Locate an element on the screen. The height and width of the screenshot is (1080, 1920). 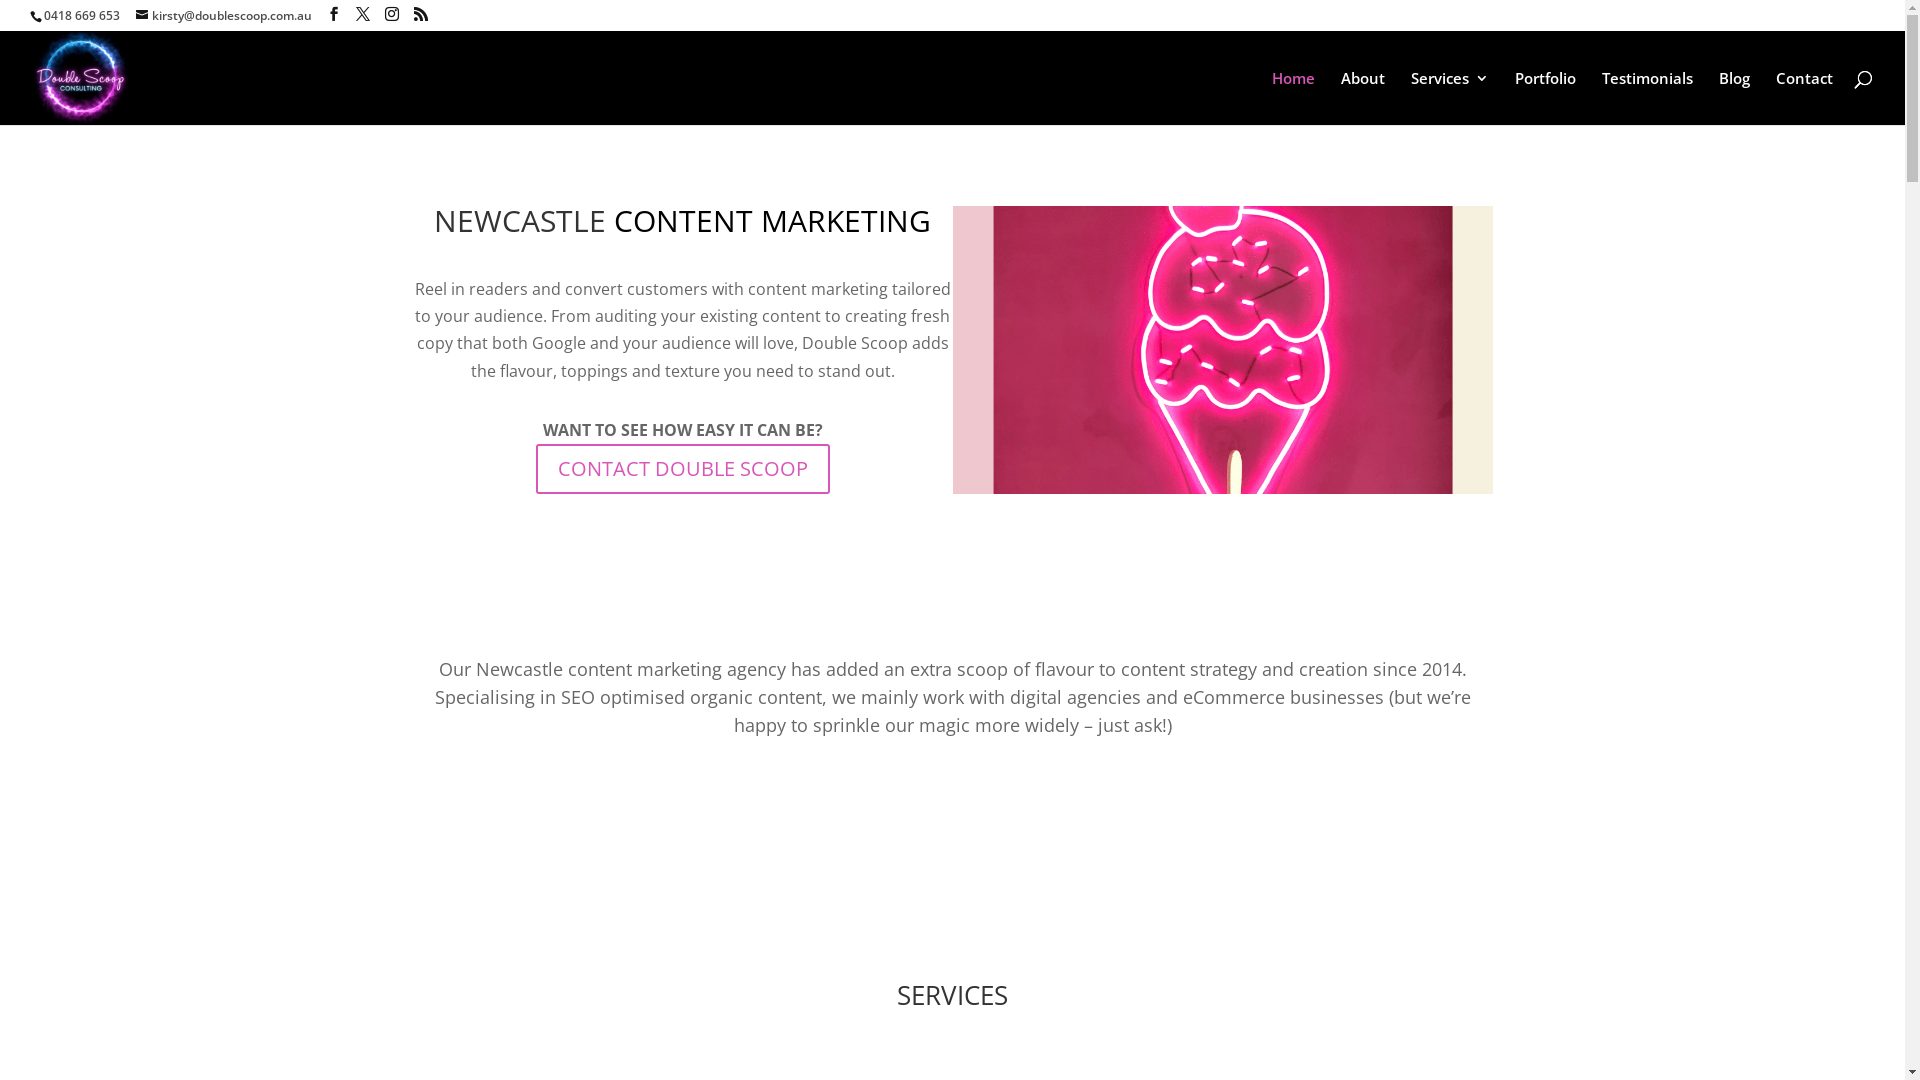
'Portfolio' is located at coordinates (1544, 97).